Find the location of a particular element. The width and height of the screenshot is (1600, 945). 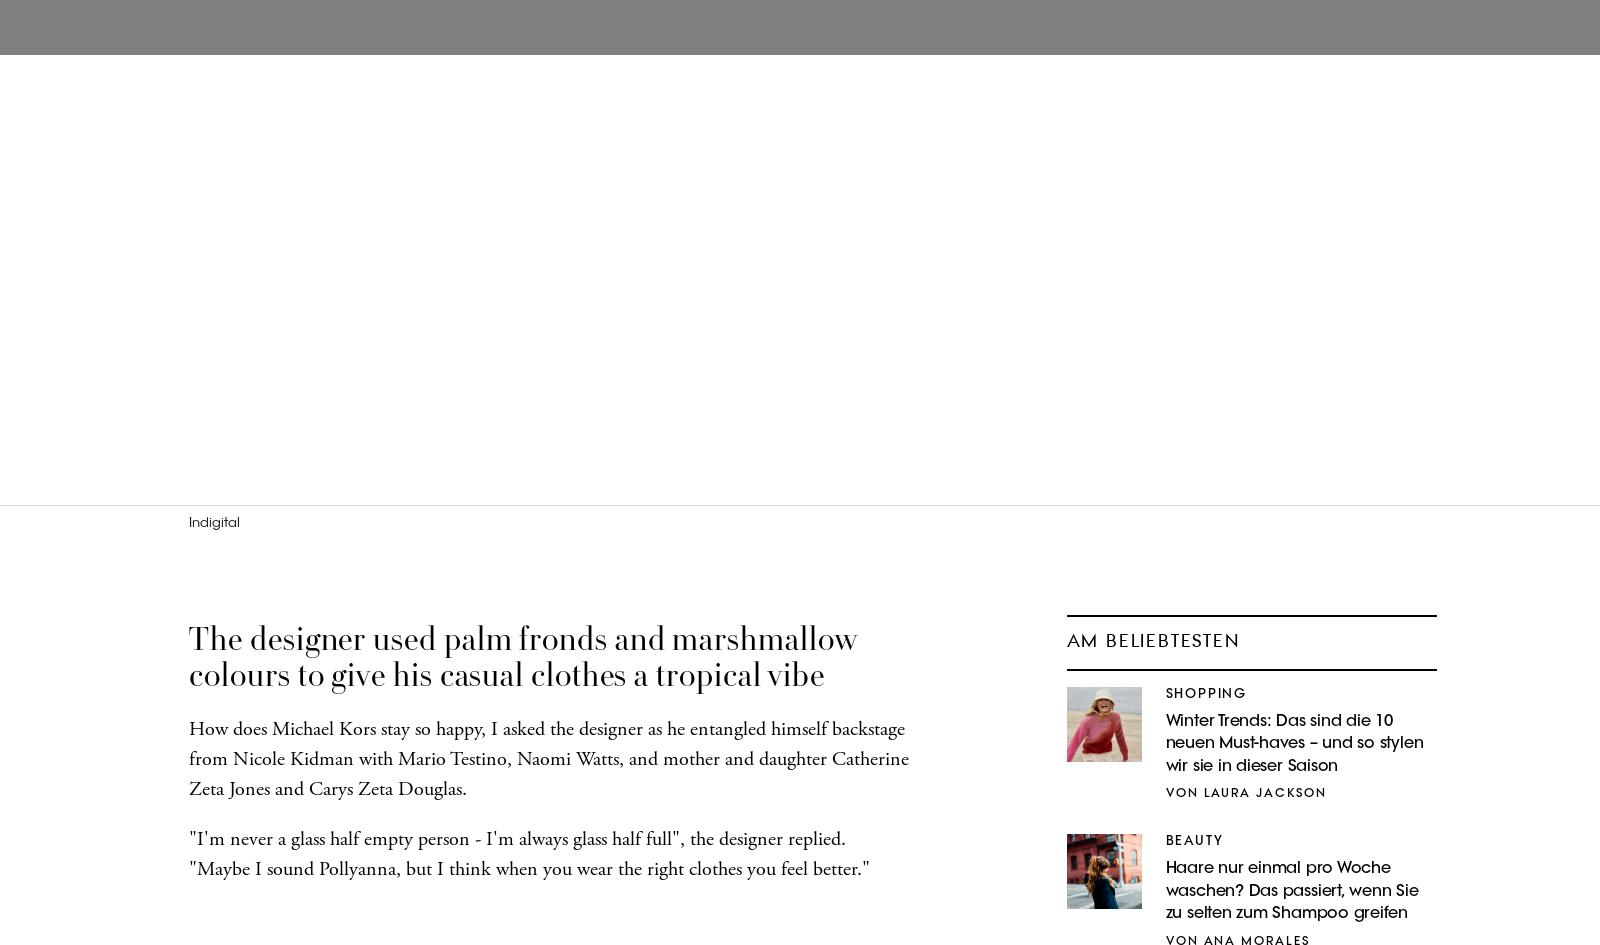

'Beauty' is located at coordinates (1194, 841).